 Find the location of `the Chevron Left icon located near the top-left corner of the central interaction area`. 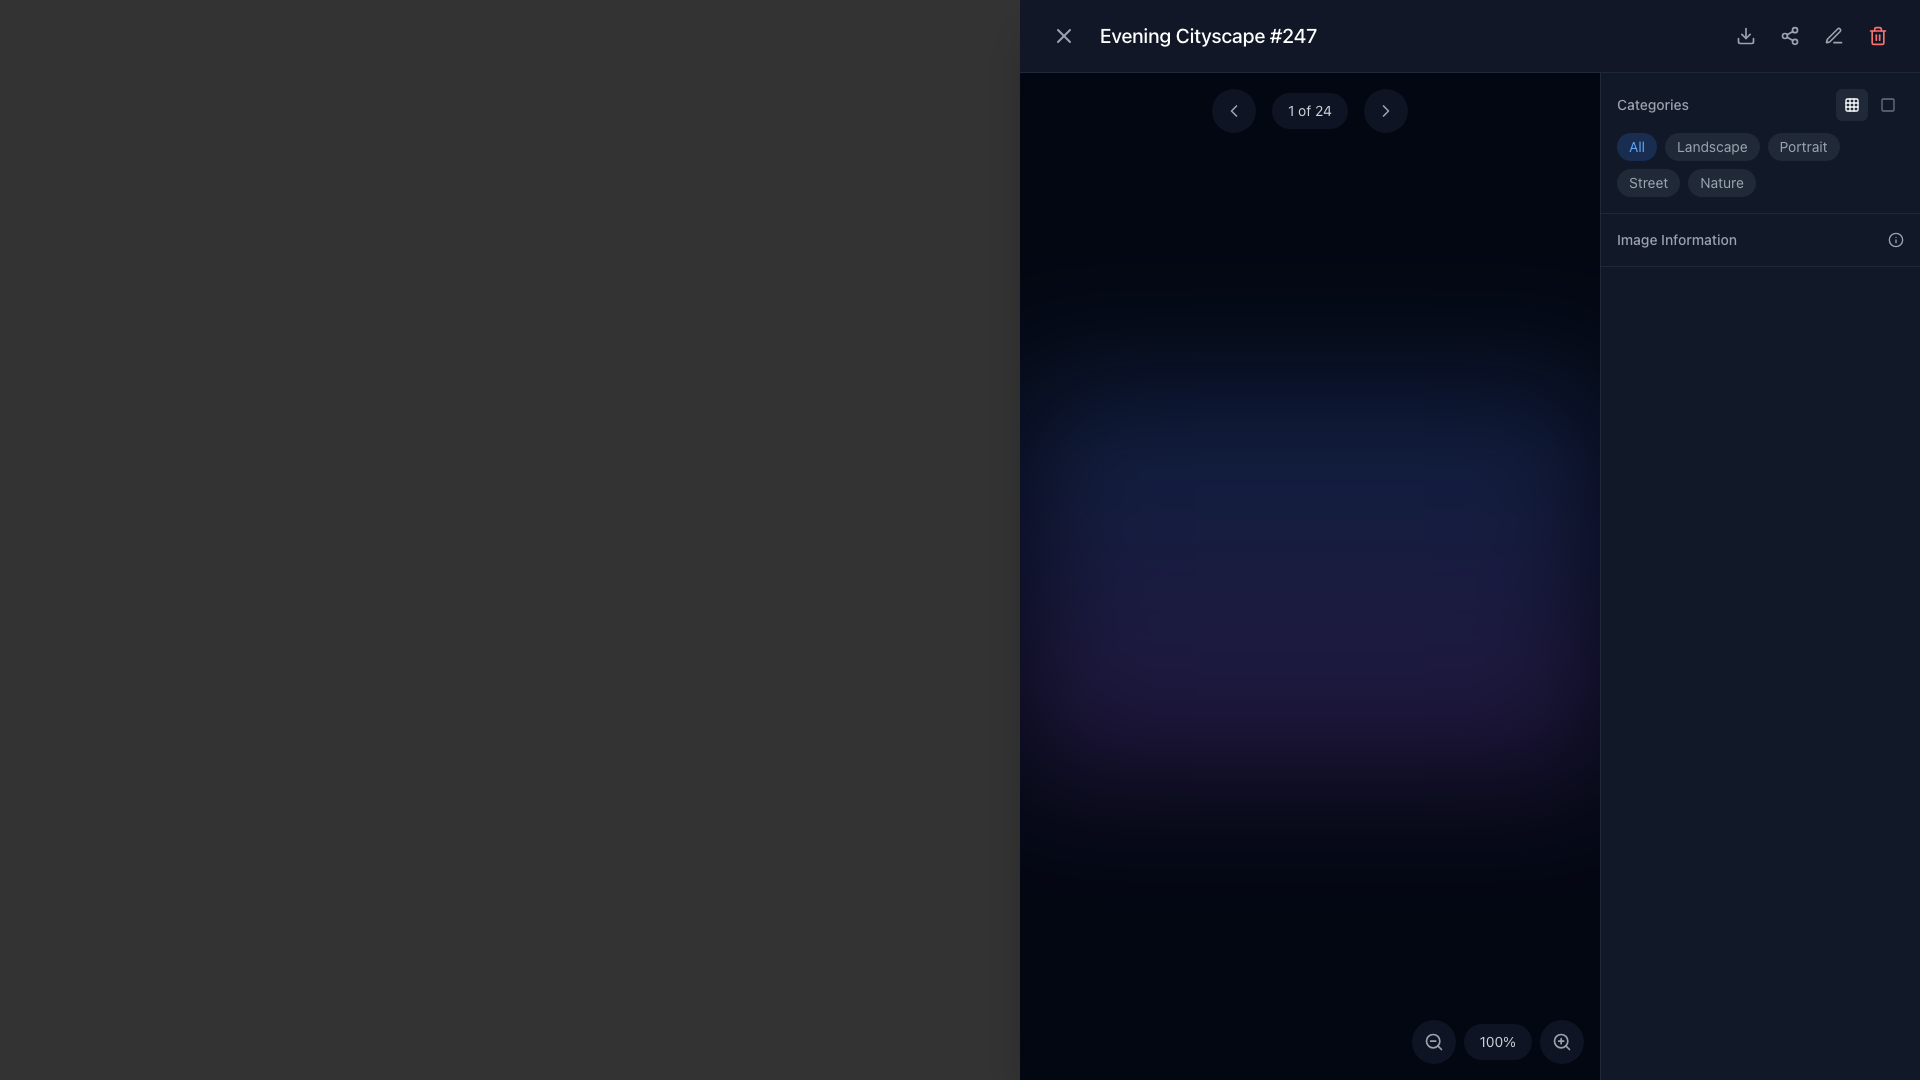

the Chevron Left icon located near the top-left corner of the central interaction area is located at coordinates (1232, 111).